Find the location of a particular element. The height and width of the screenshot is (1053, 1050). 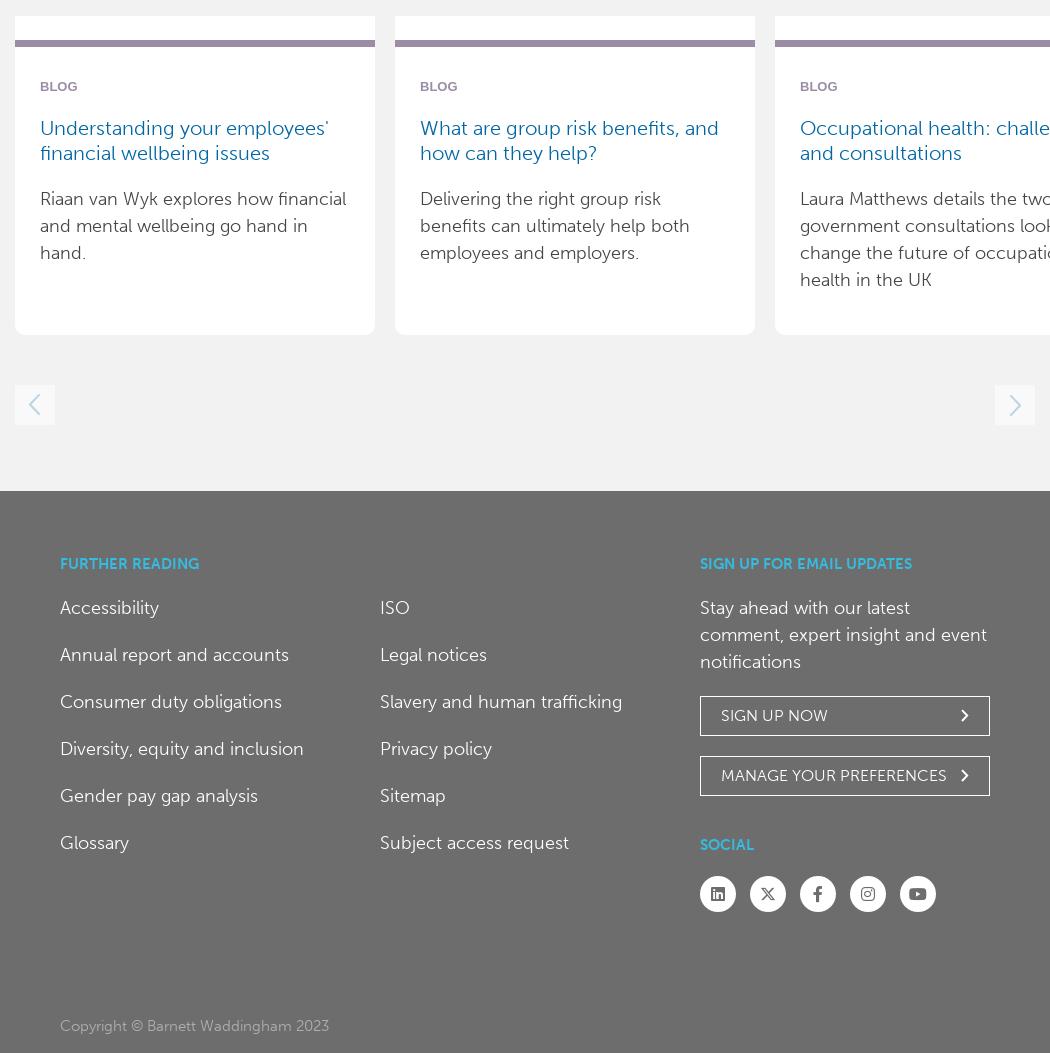

'Stay ahead with our latest comment, expert insight and event notifications' is located at coordinates (842, 633).